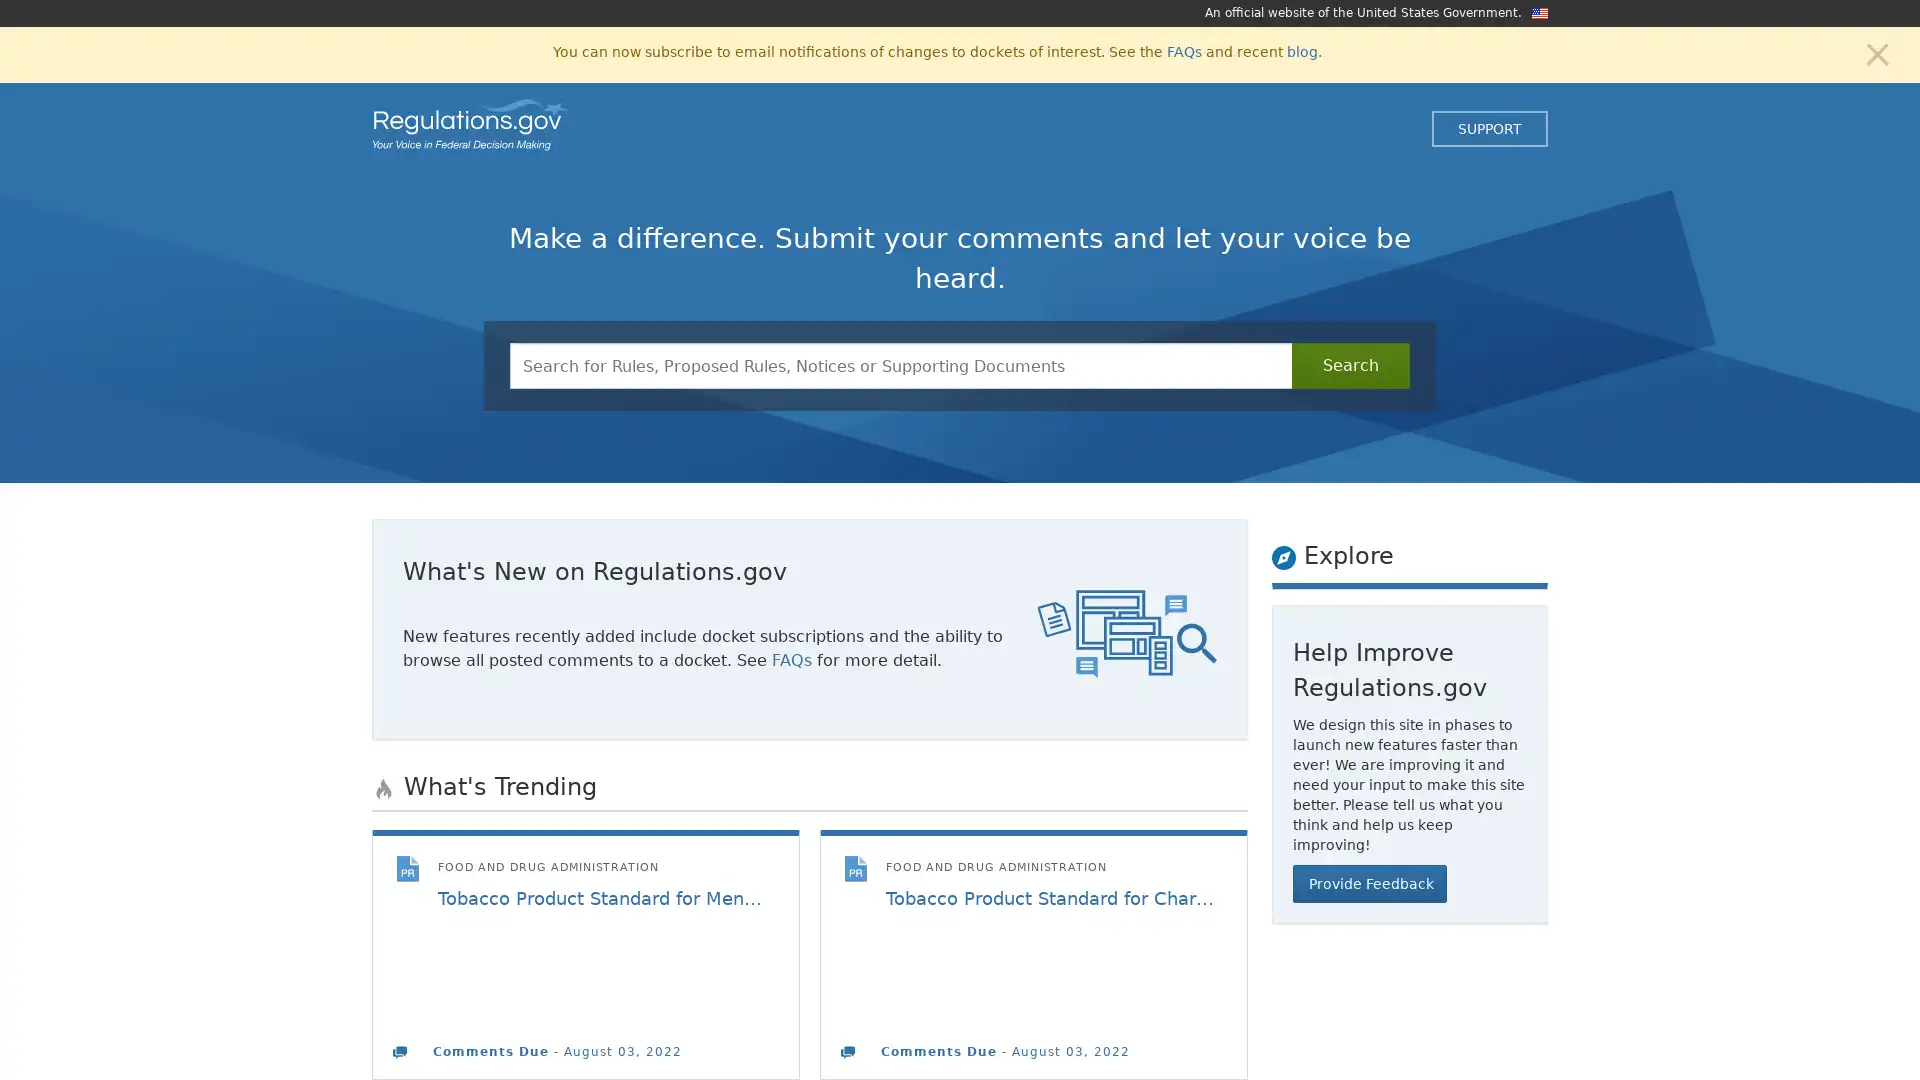 This screenshot has width=1920, height=1080. I want to click on Search, so click(1350, 366).